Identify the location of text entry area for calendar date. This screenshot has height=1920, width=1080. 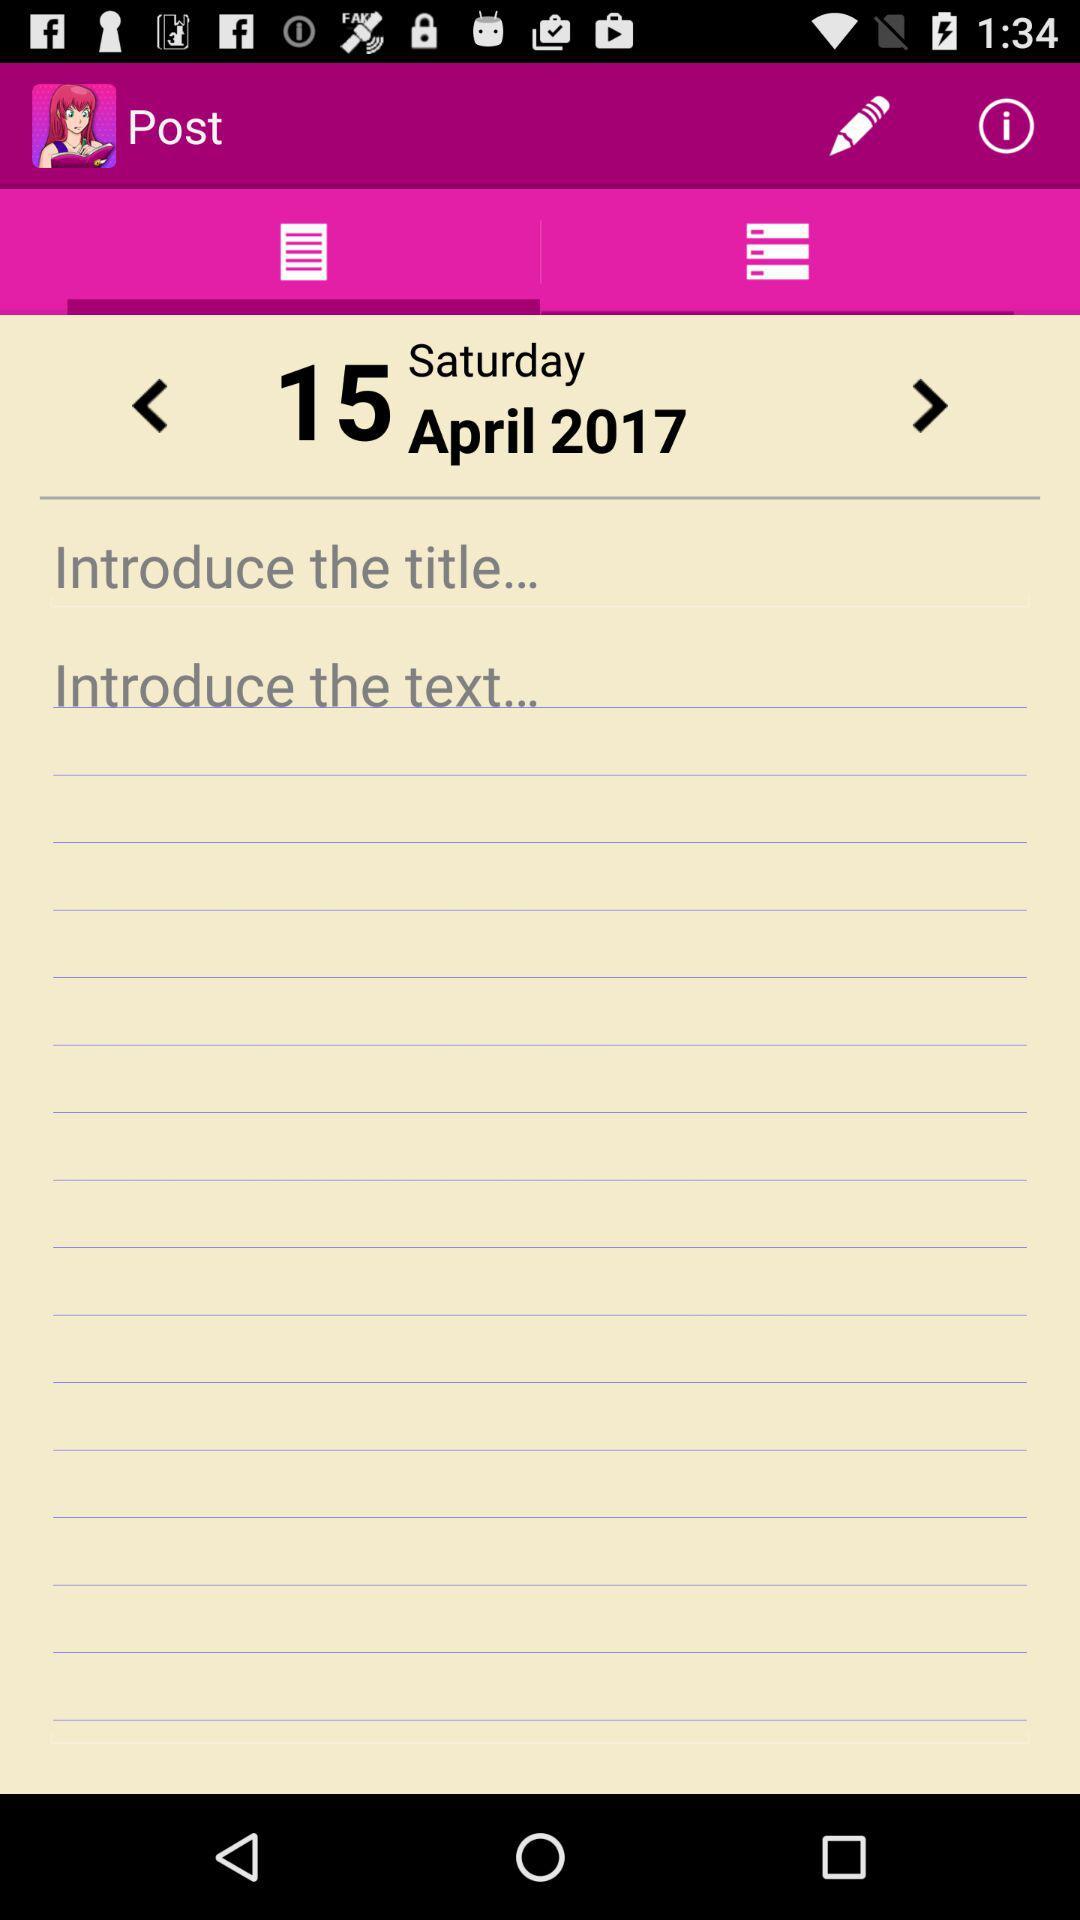
(540, 1192).